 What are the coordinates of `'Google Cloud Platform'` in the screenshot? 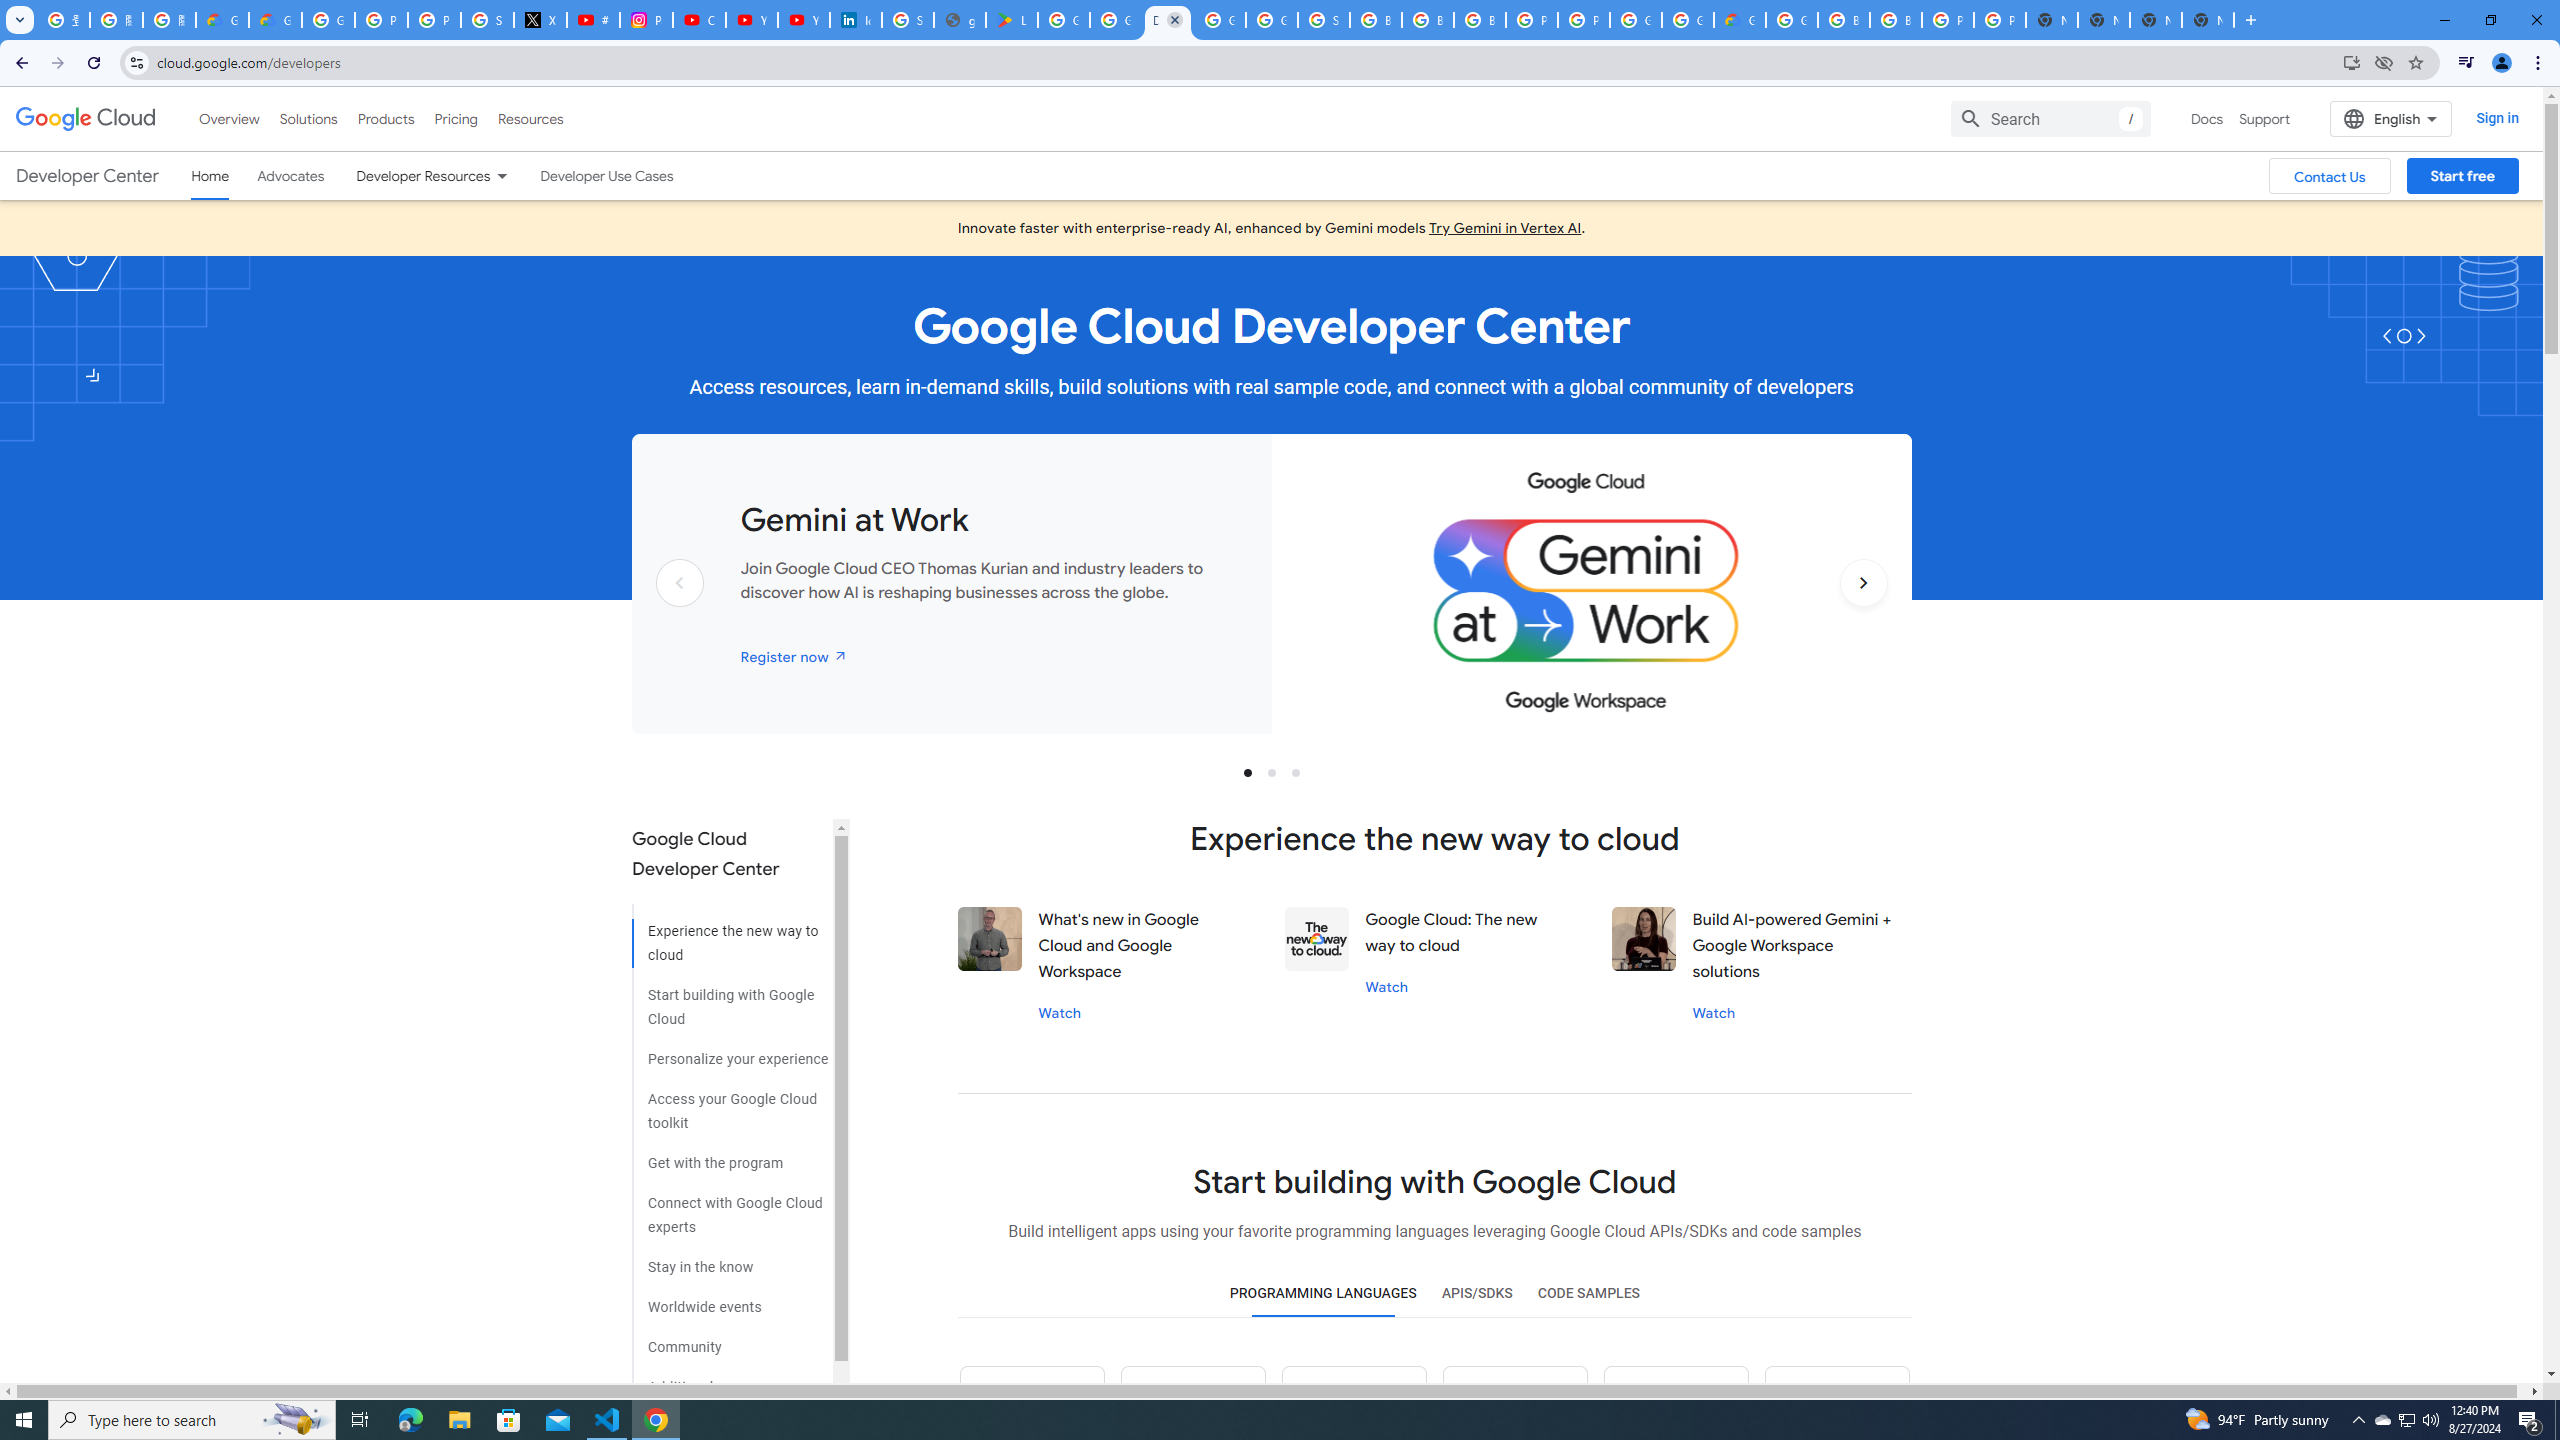 It's located at (1687, 19).